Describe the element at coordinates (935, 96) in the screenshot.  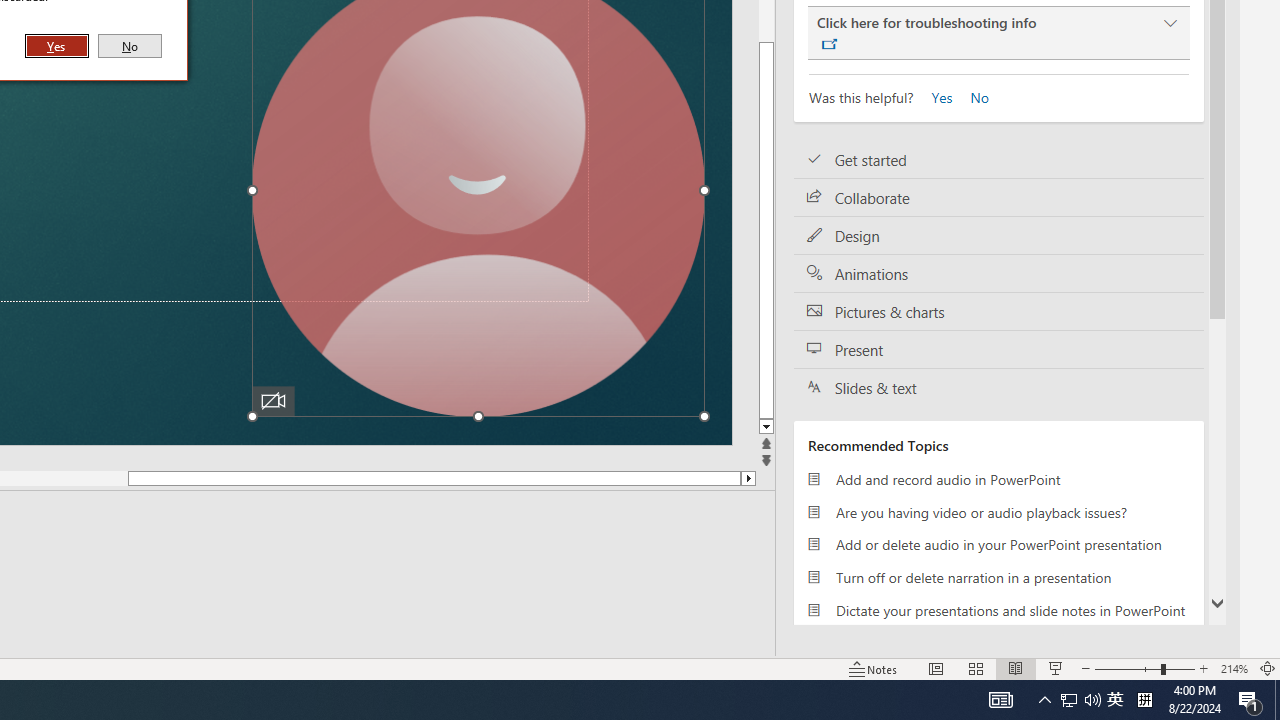
I see `'Yes'` at that location.